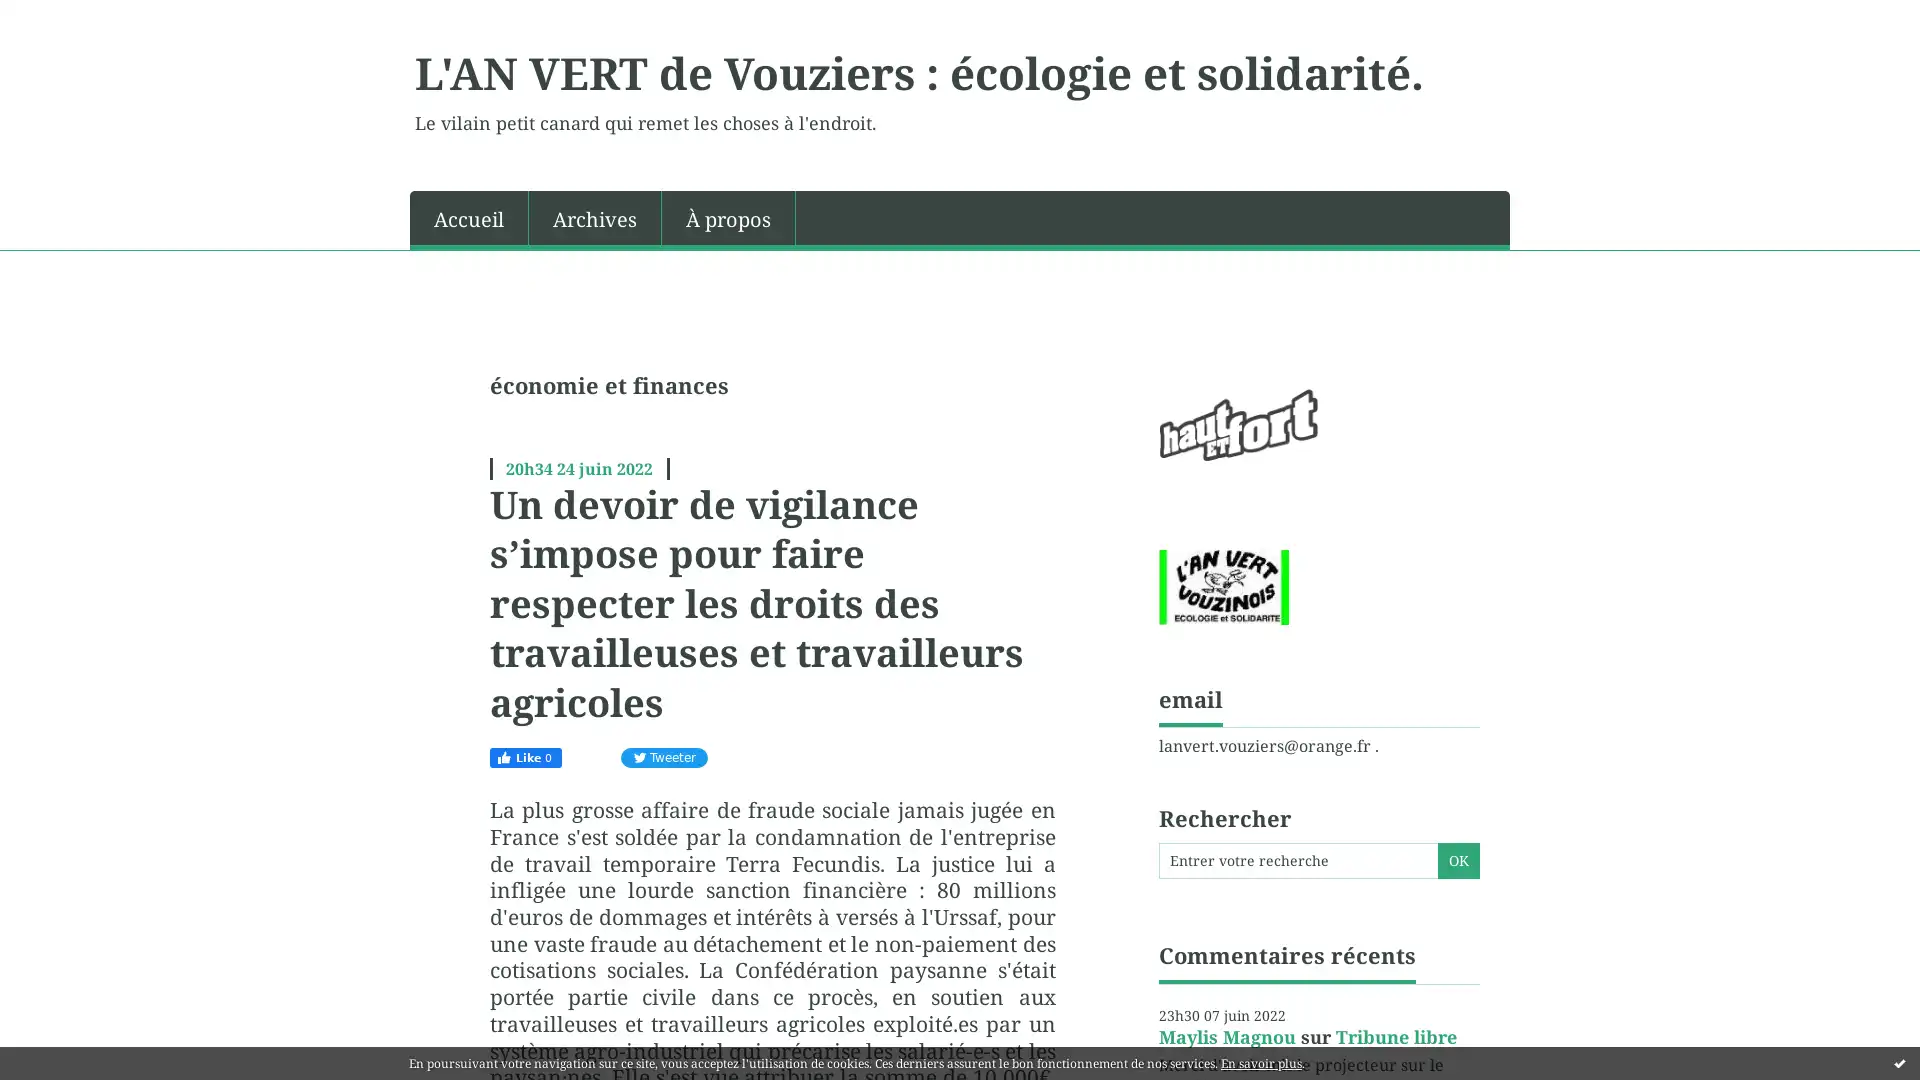 The height and width of the screenshot is (1080, 1920). What do you see at coordinates (1458, 859) in the screenshot?
I see `OK` at bounding box center [1458, 859].